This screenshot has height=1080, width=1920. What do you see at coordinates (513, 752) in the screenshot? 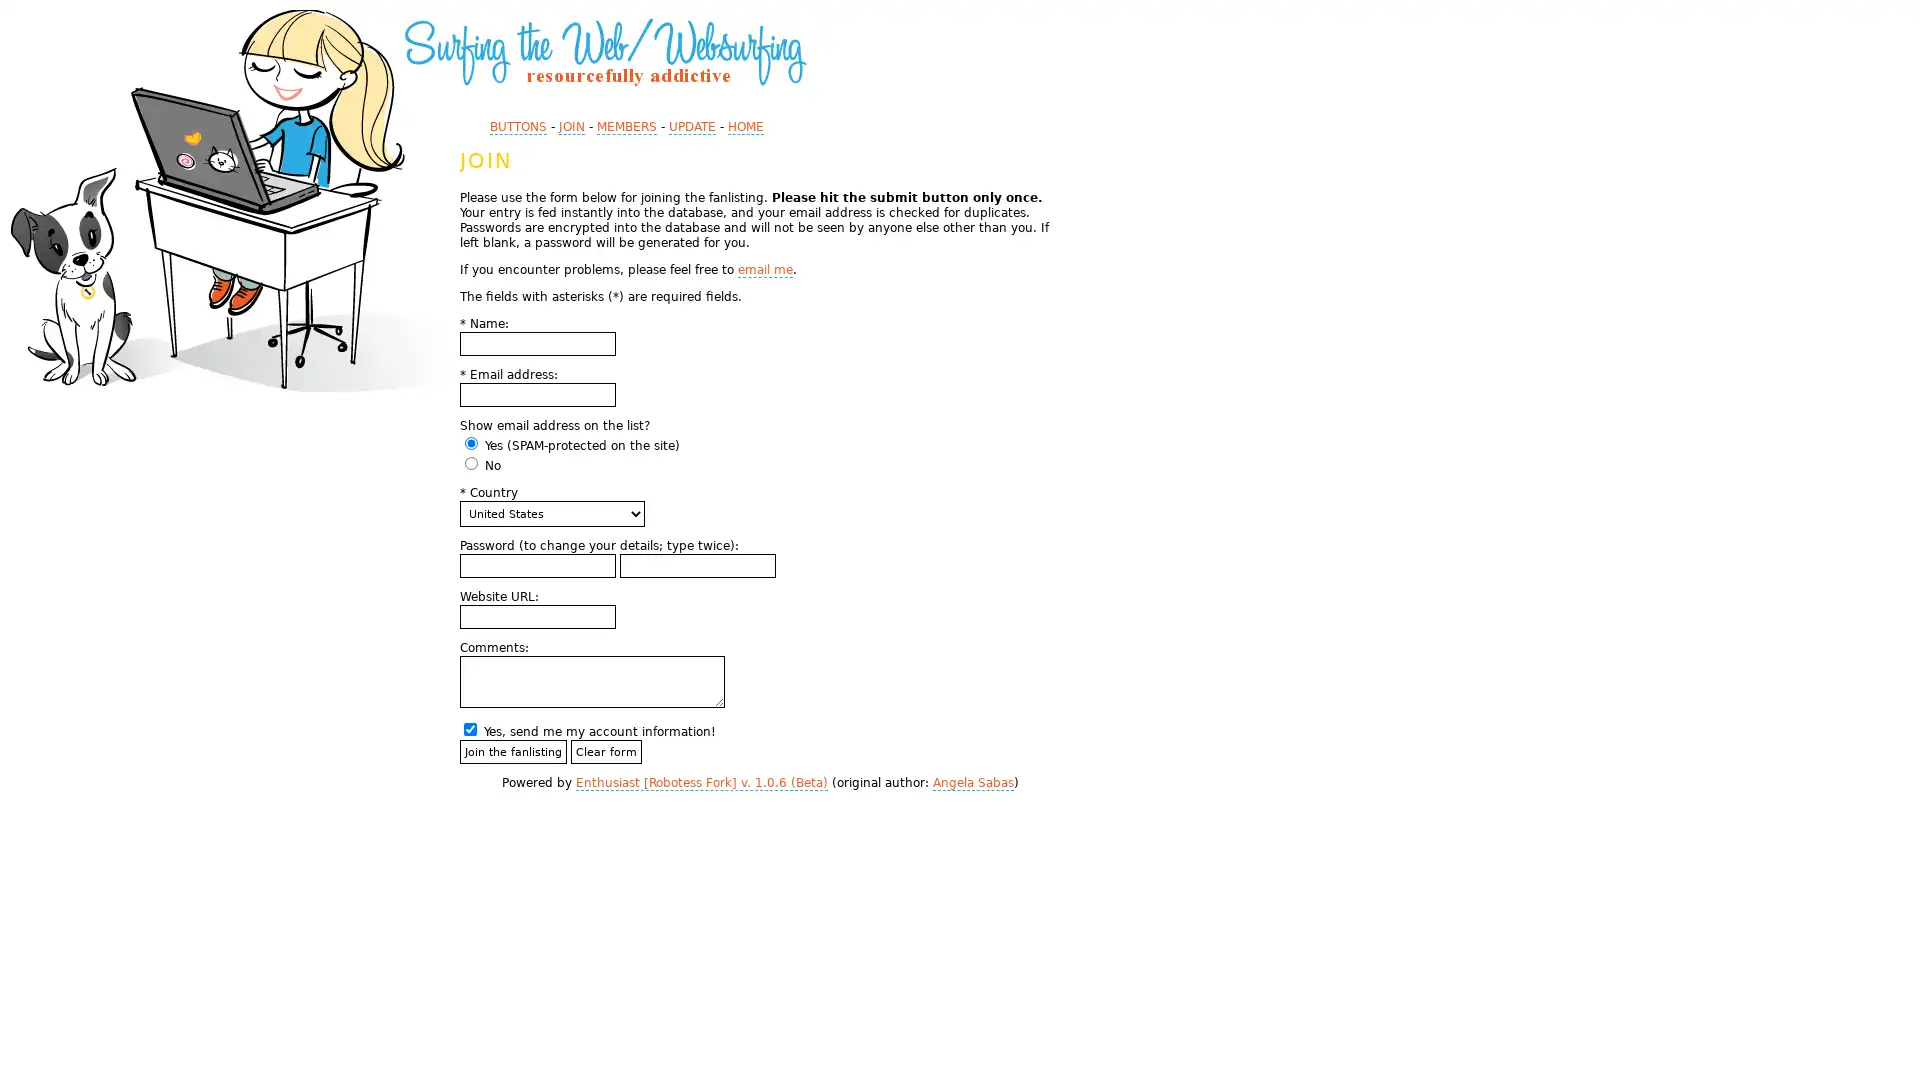
I see `Join the fanlisting` at bounding box center [513, 752].